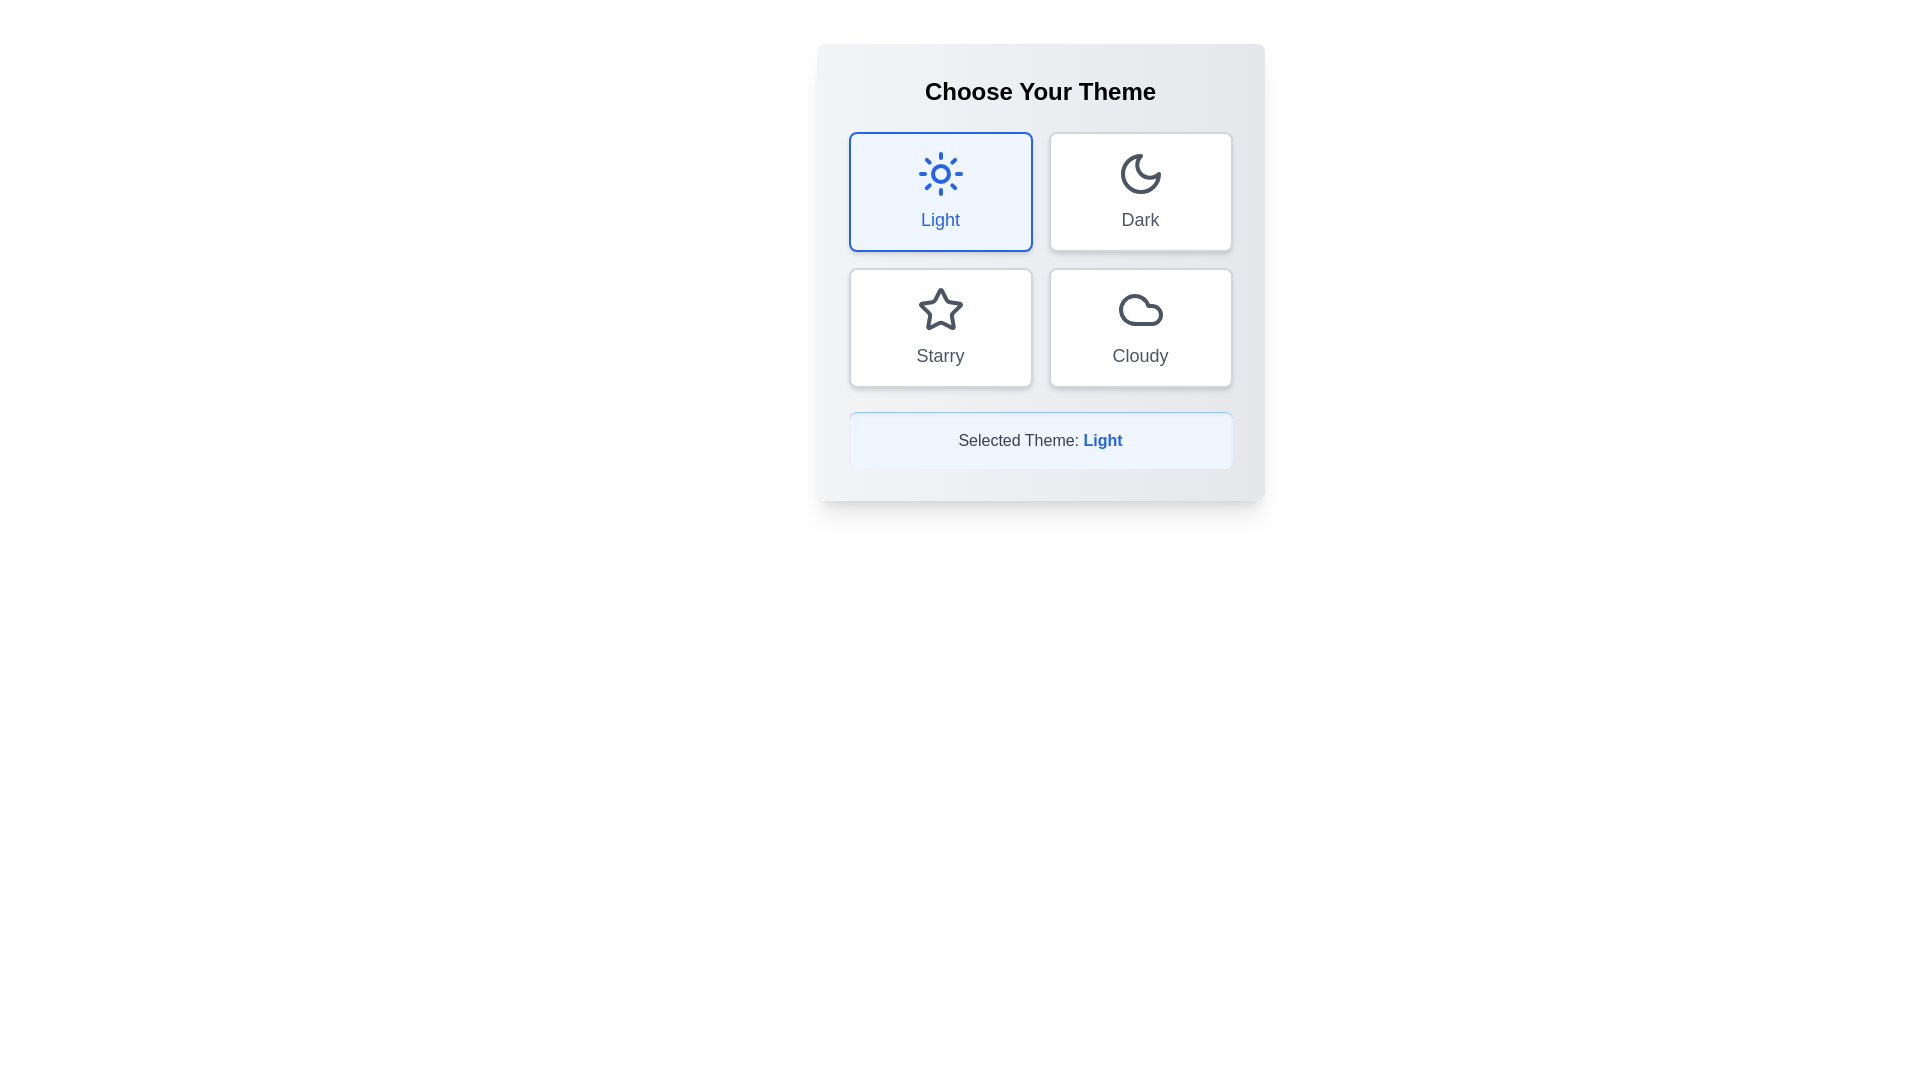 The width and height of the screenshot is (1920, 1080). What do you see at coordinates (939, 326) in the screenshot?
I see `the Starry button to select the corresponding theme` at bounding box center [939, 326].